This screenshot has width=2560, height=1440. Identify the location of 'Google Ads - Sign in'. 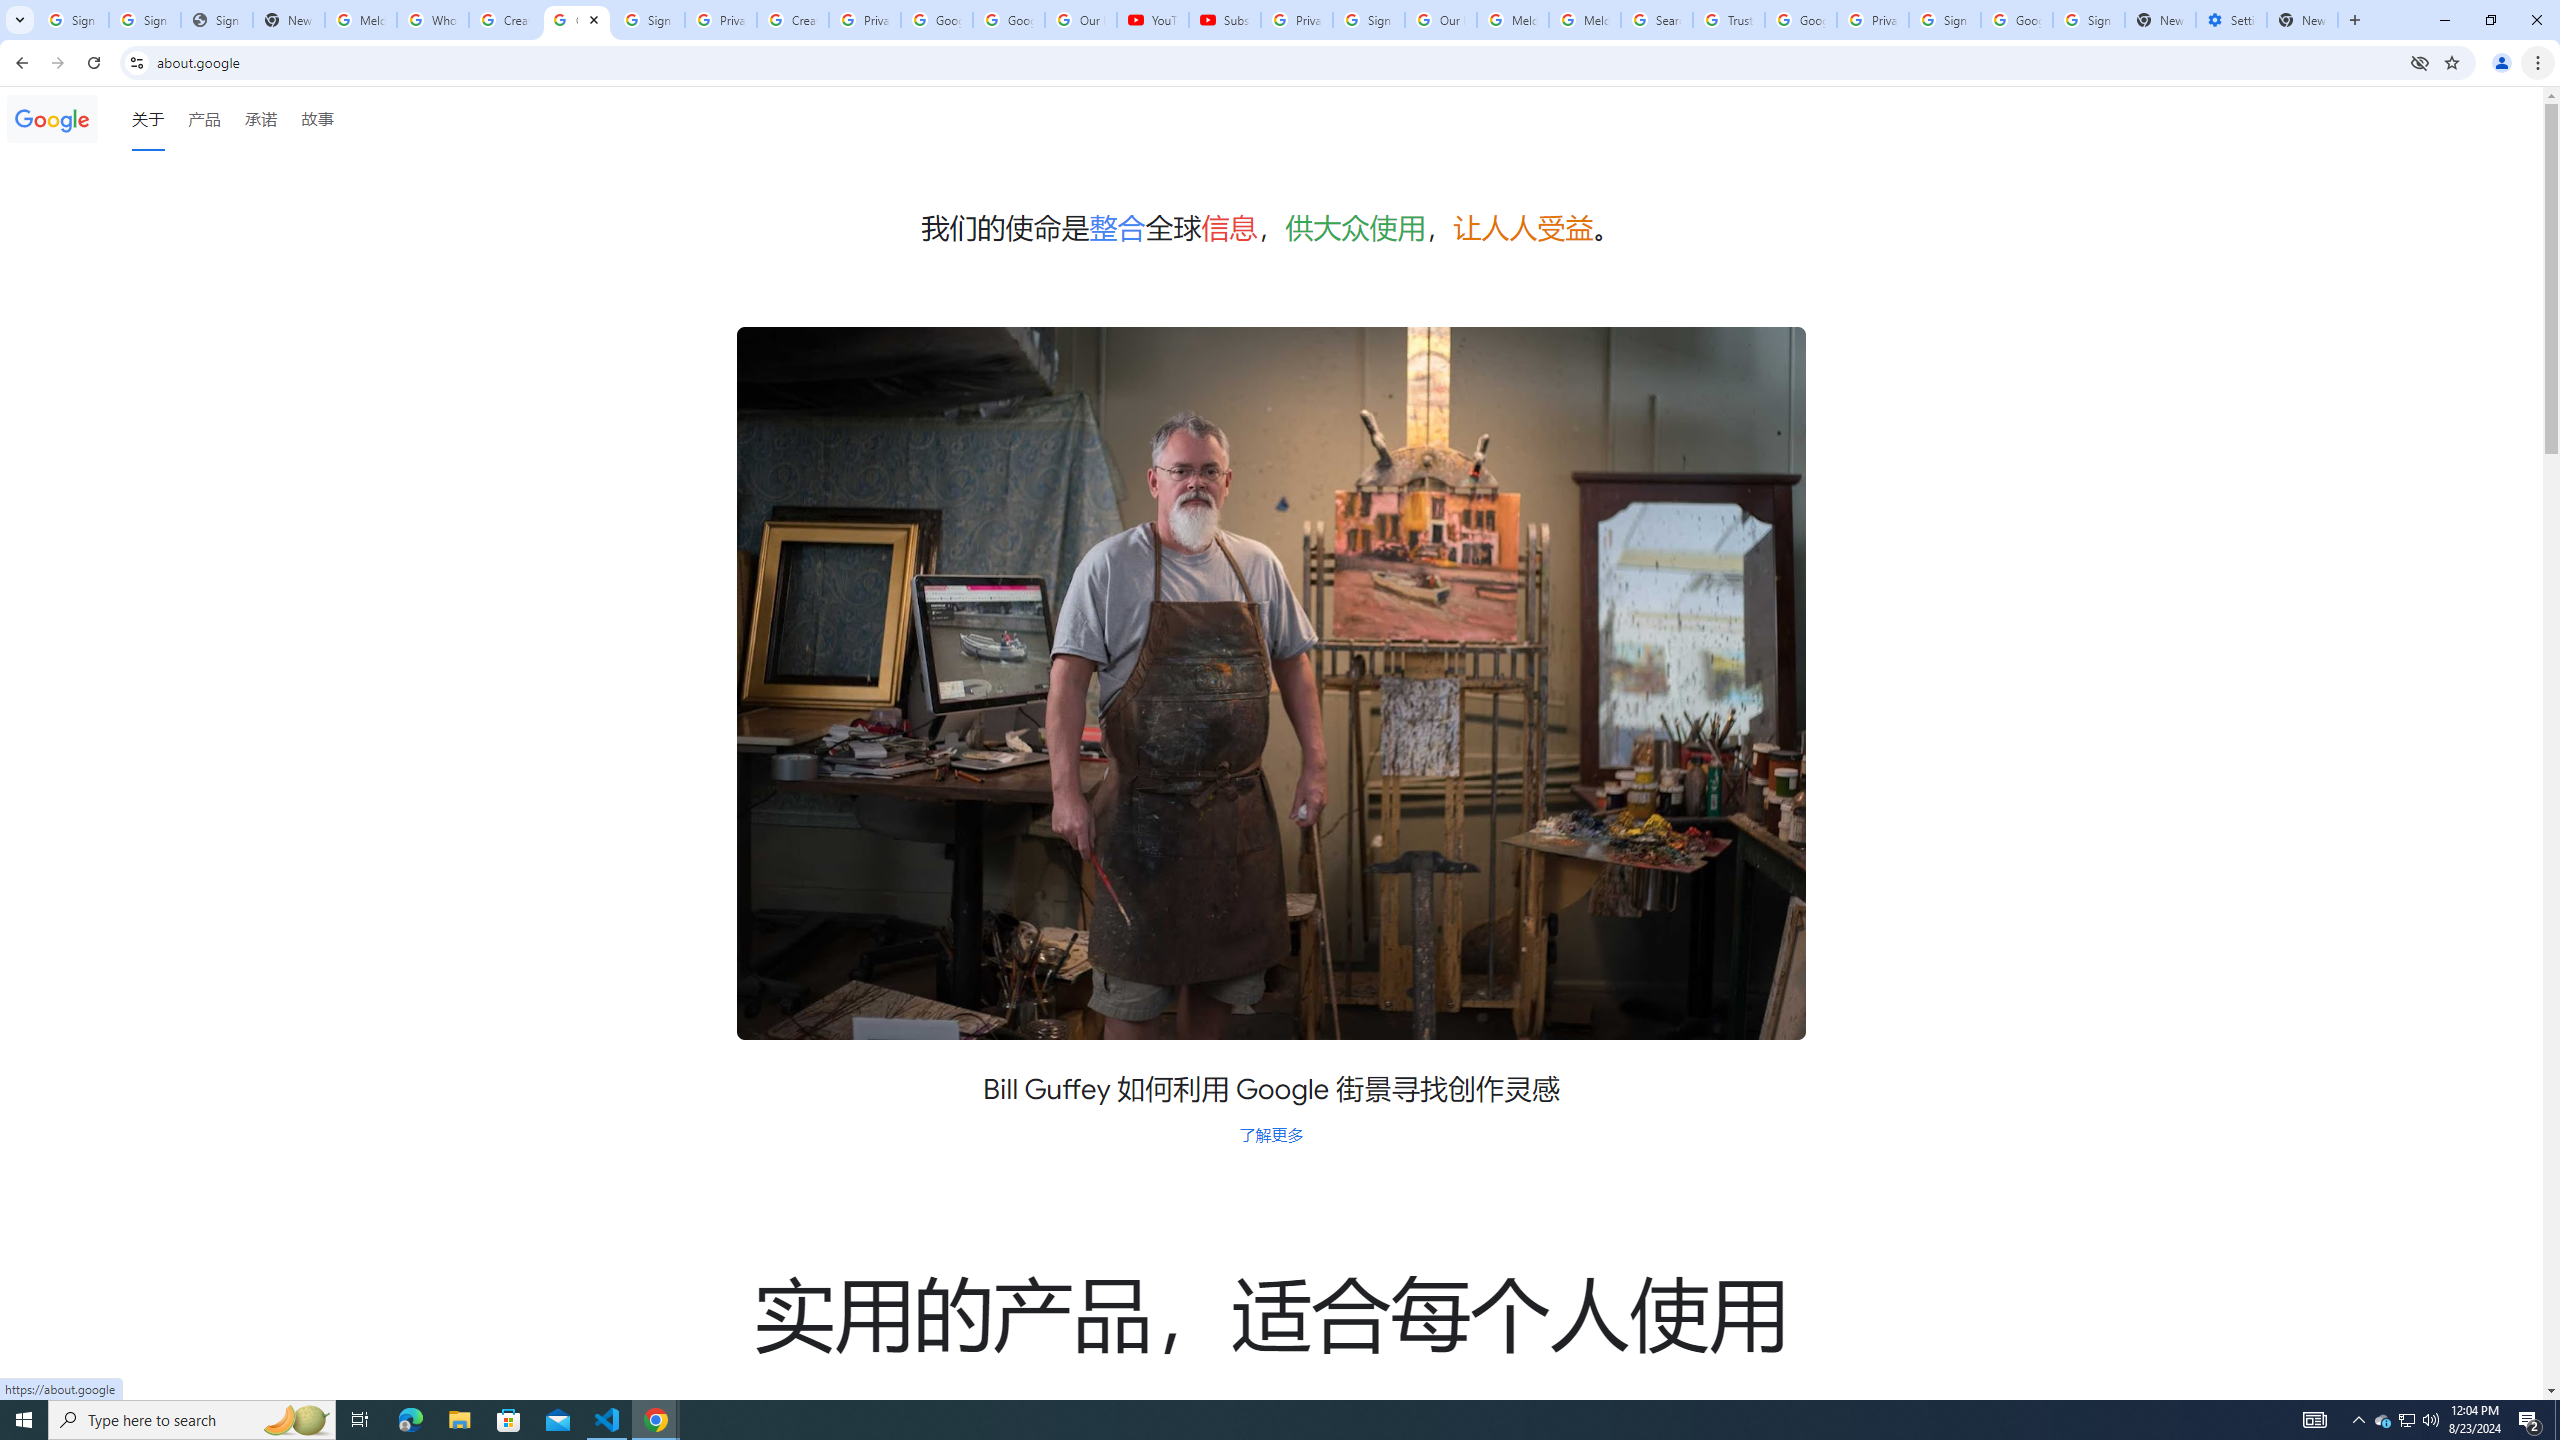
(1799, 19).